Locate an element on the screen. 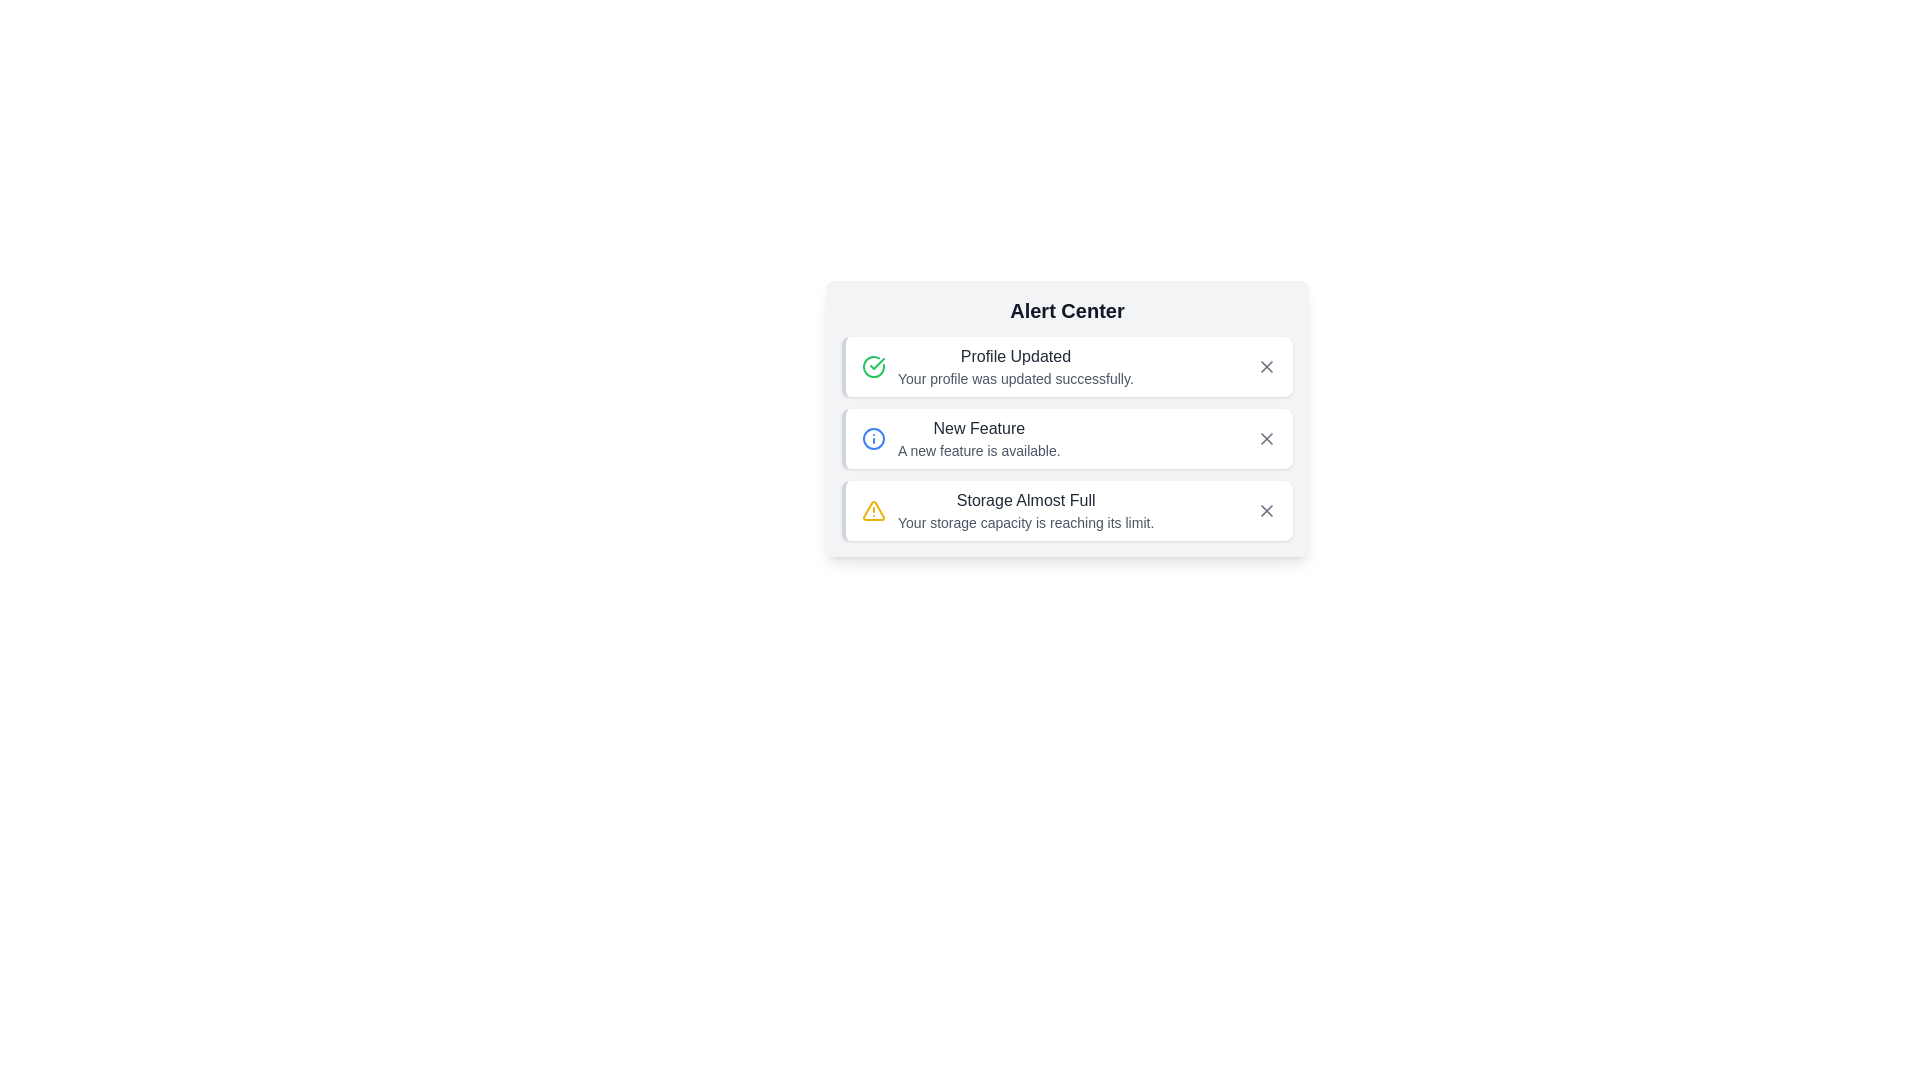 The width and height of the screenshot is (1920, 1080). the circular icon with a green outline and checkmark located to the left of the 'Profile Updated' alert to identify the type of alert is located at coordinates (873, 366).